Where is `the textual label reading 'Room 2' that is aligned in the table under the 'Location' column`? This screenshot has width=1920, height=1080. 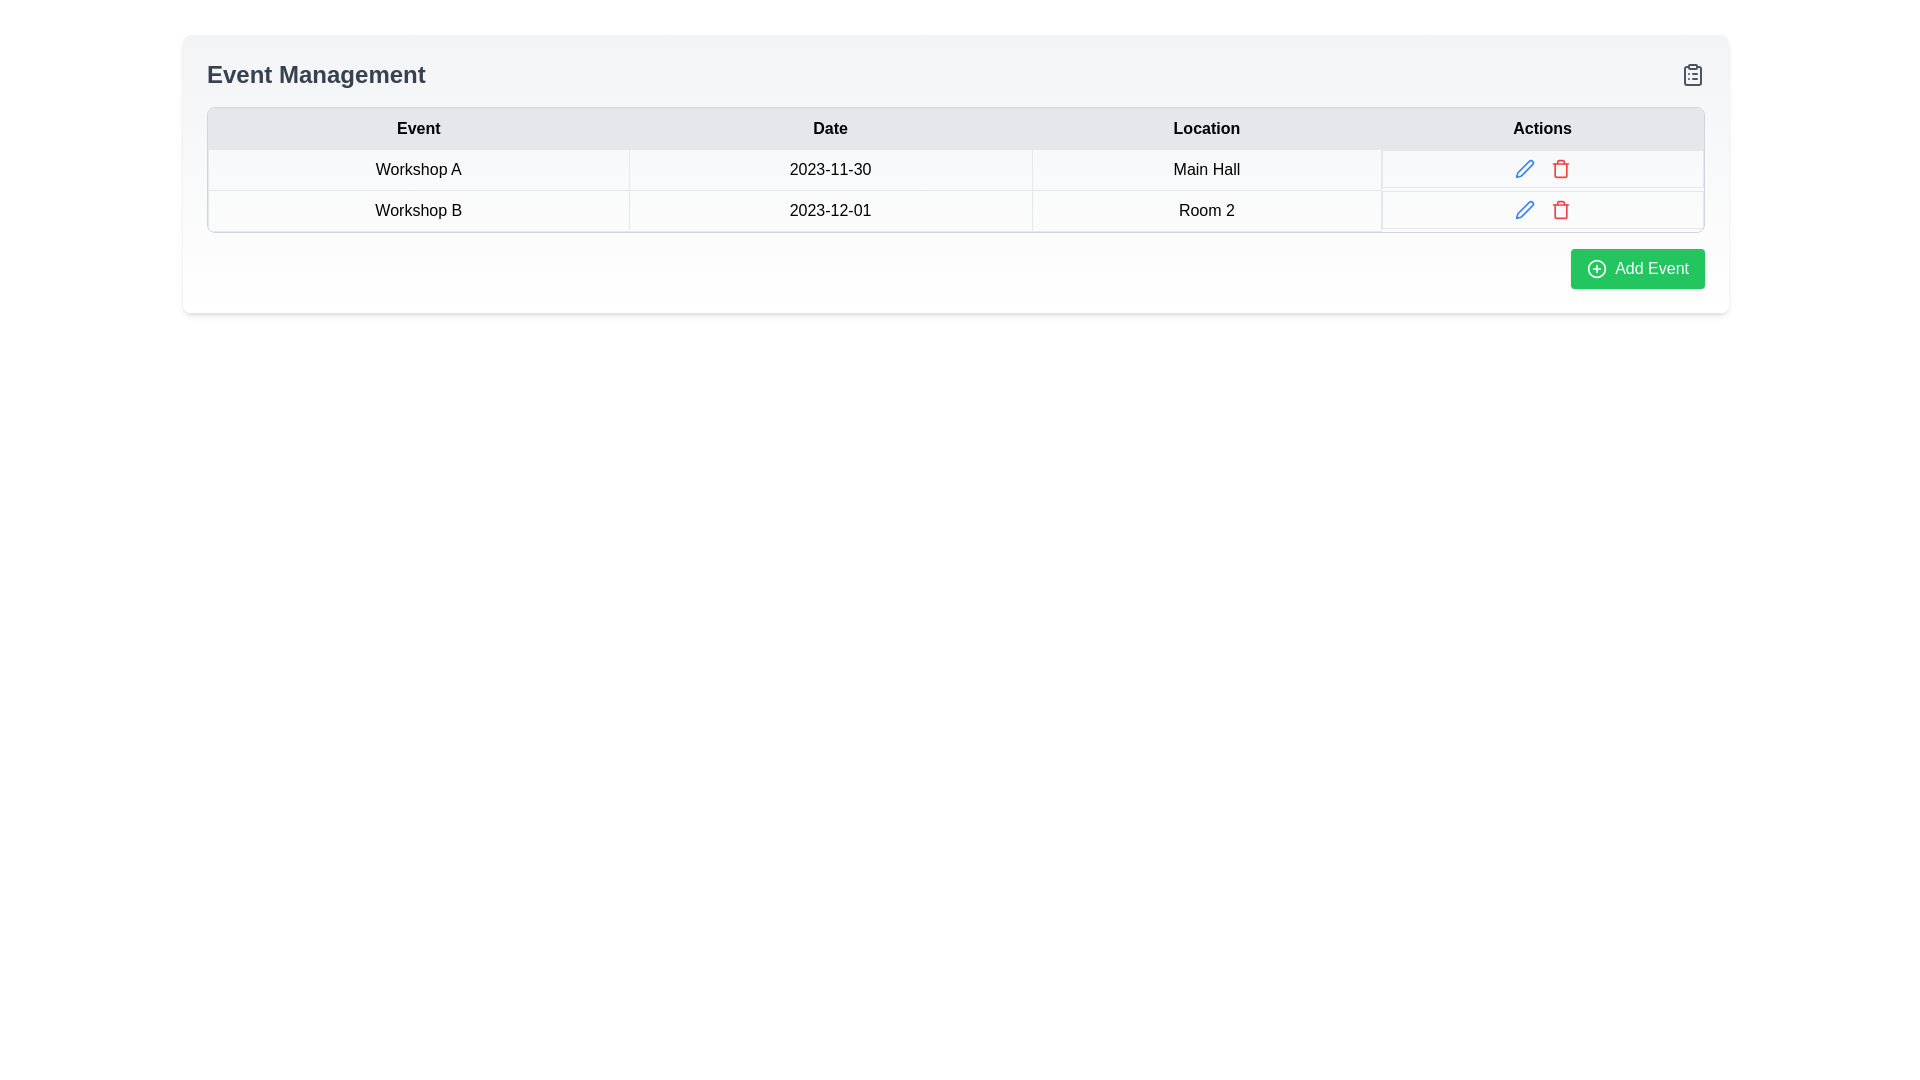 the textual label reading 'Room 2' that is aligned in the table under the 'Location' column is located at coordinates (1205, 211).